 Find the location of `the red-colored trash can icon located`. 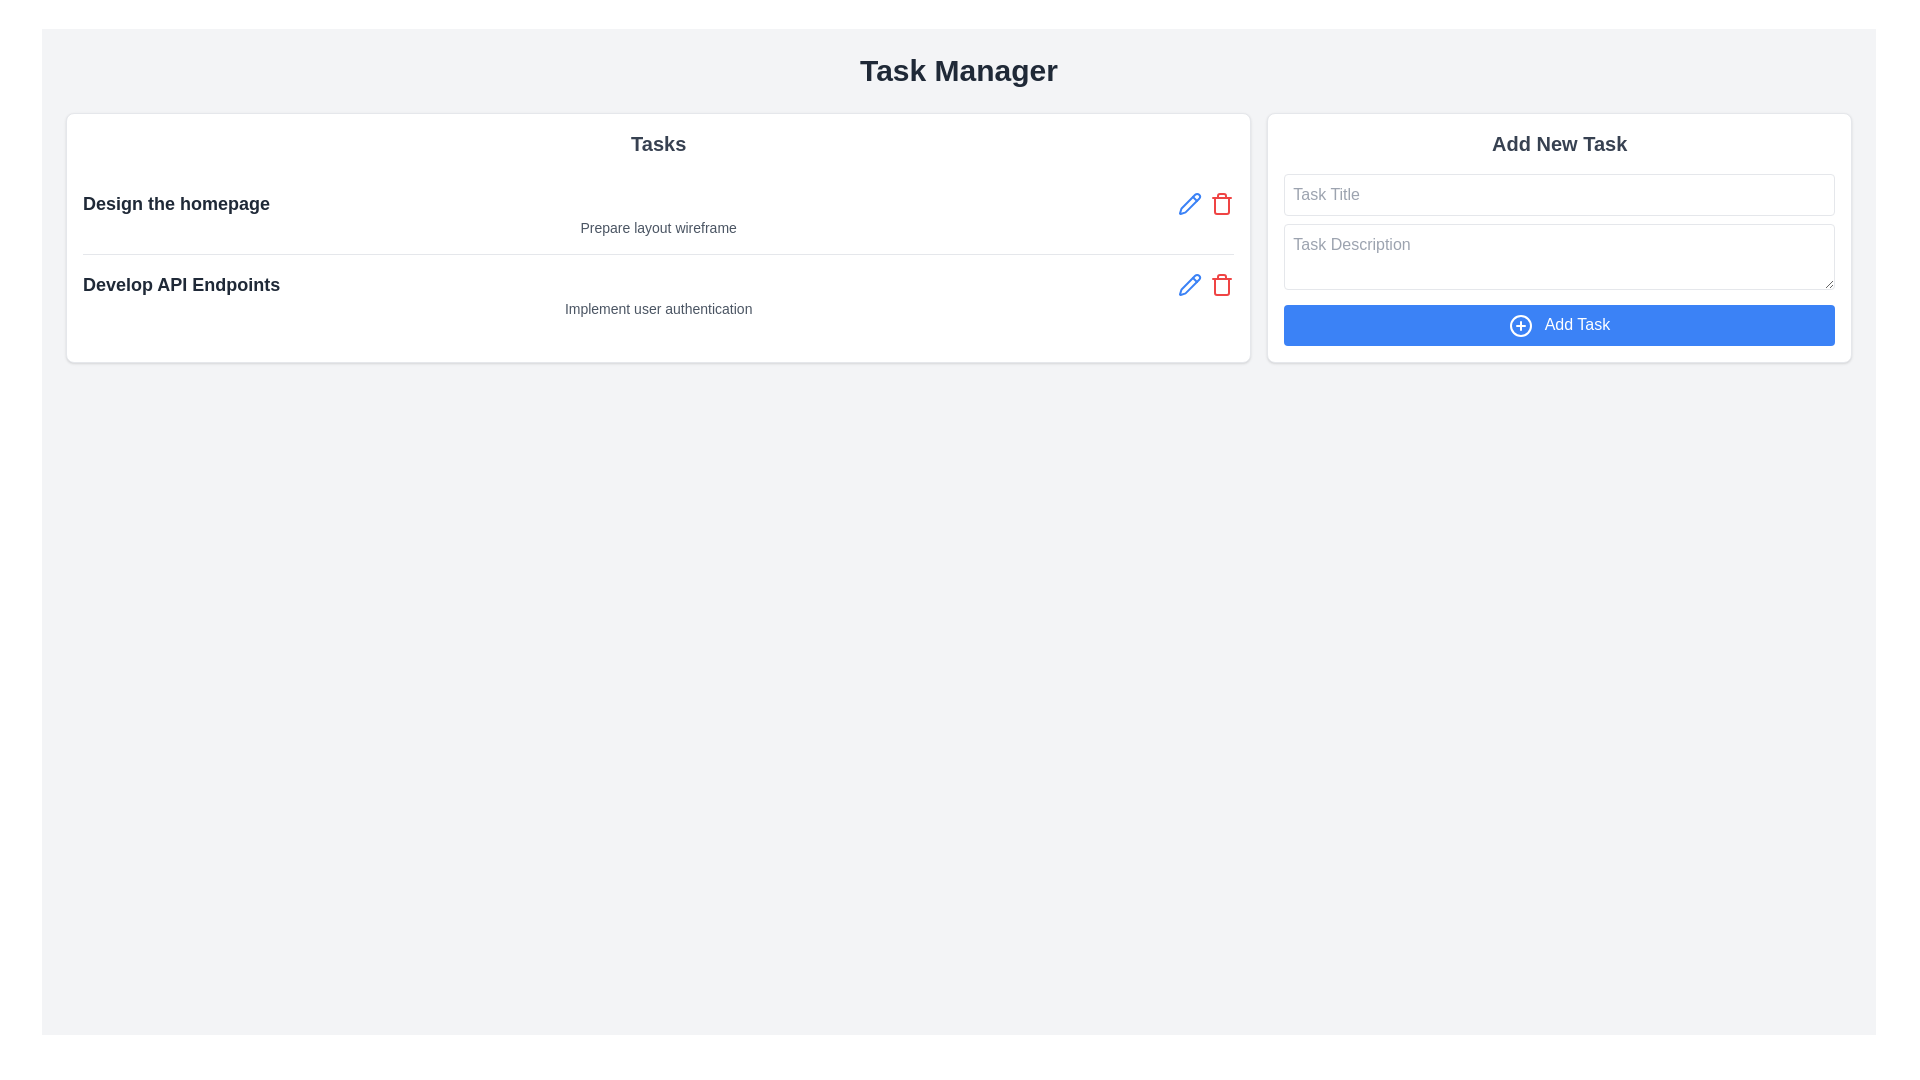

the red-colored trash can icon located is located at coordinates (1221, 285).